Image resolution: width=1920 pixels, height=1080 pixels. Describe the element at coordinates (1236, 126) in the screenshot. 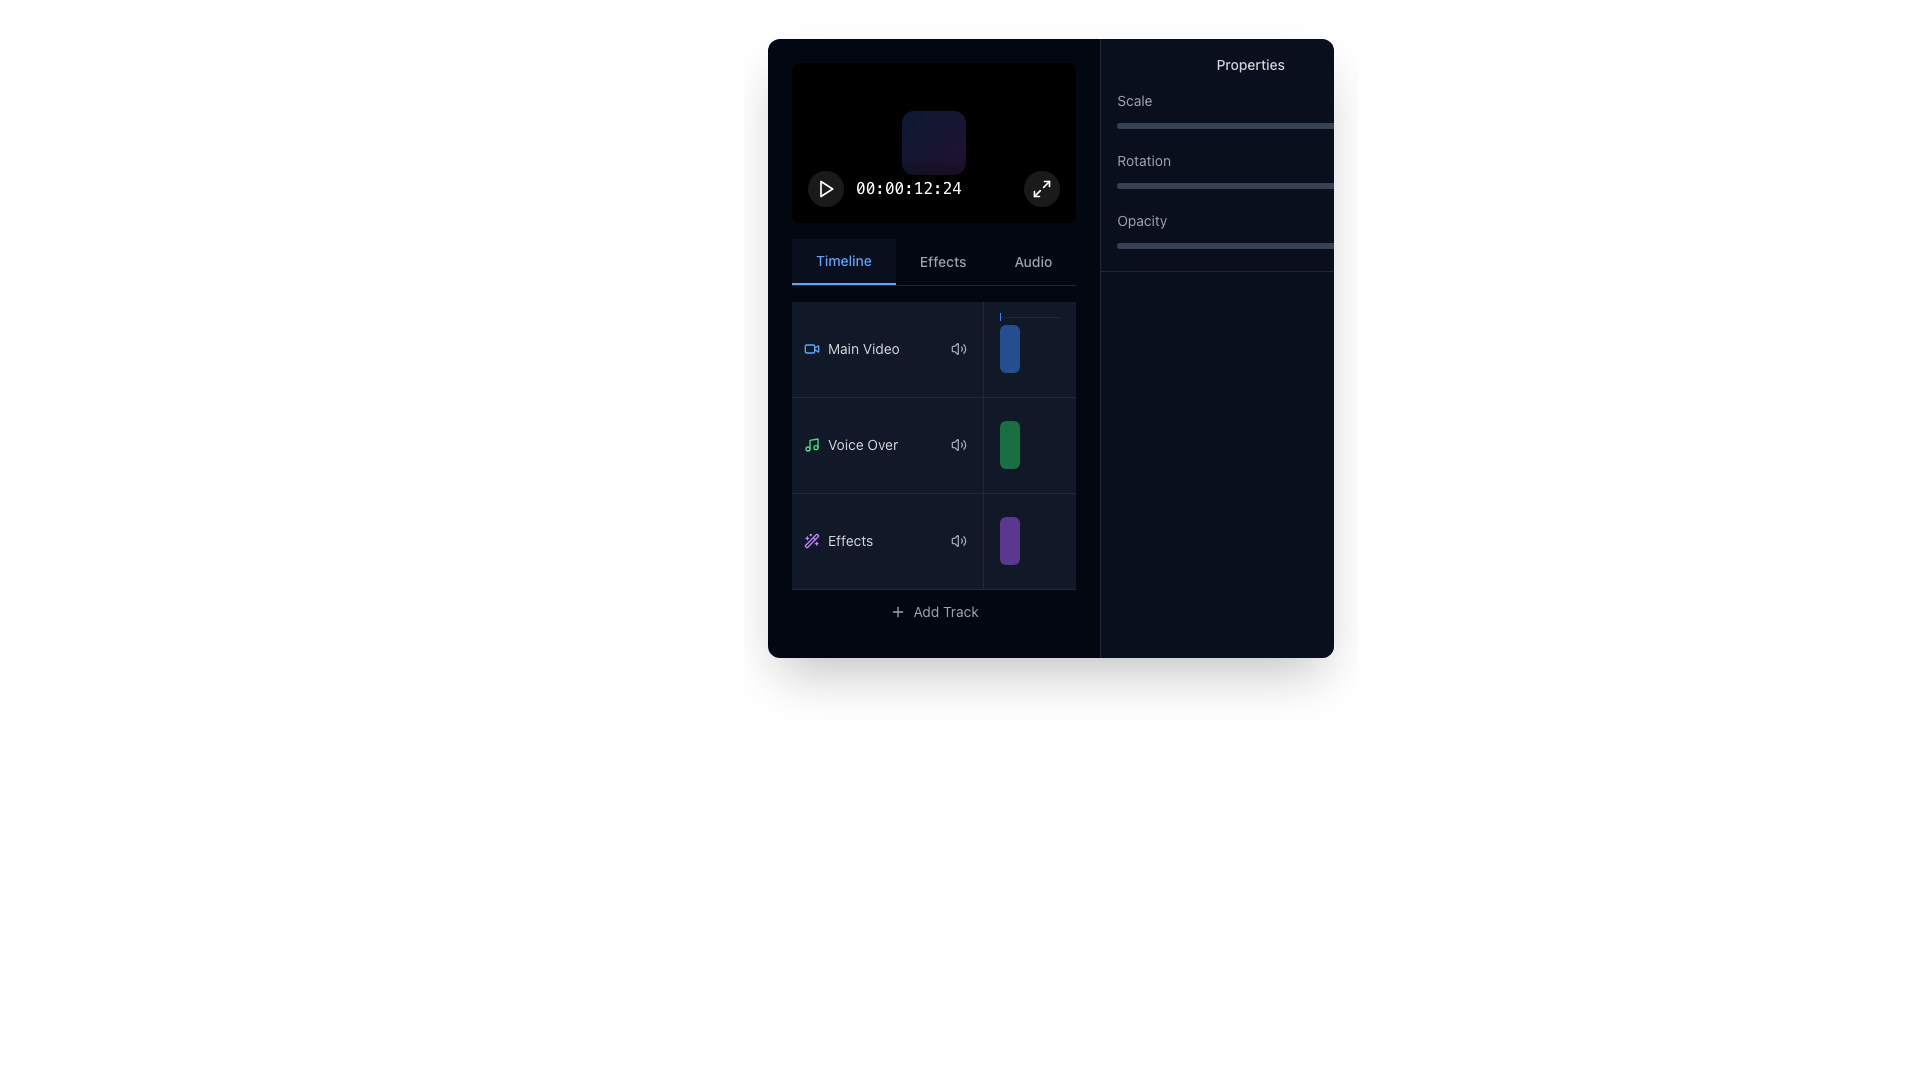

I see `the scale slider` at that location.